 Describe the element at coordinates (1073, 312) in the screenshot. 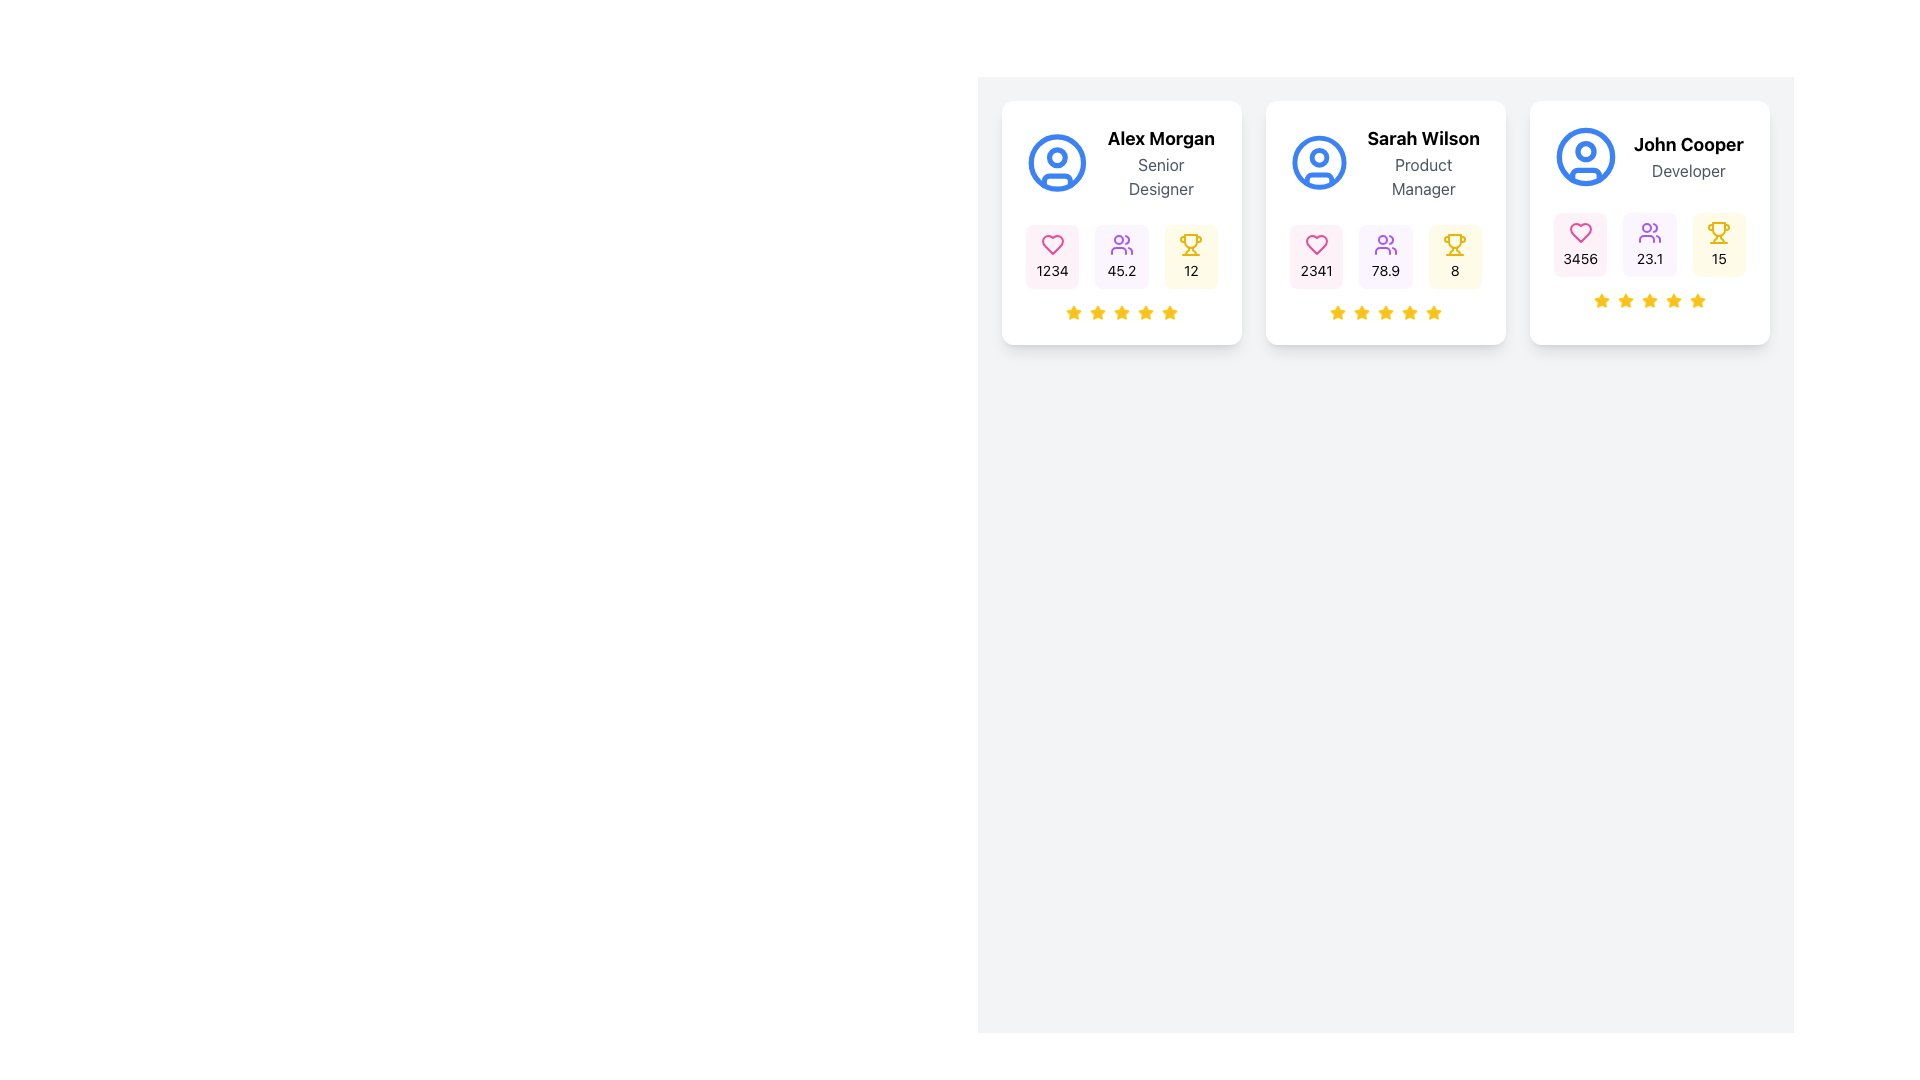

I see `the yellow star-shaped icon, which is the first in a sequence of five stars below the 'Alex Morgan' profile card` at that location.